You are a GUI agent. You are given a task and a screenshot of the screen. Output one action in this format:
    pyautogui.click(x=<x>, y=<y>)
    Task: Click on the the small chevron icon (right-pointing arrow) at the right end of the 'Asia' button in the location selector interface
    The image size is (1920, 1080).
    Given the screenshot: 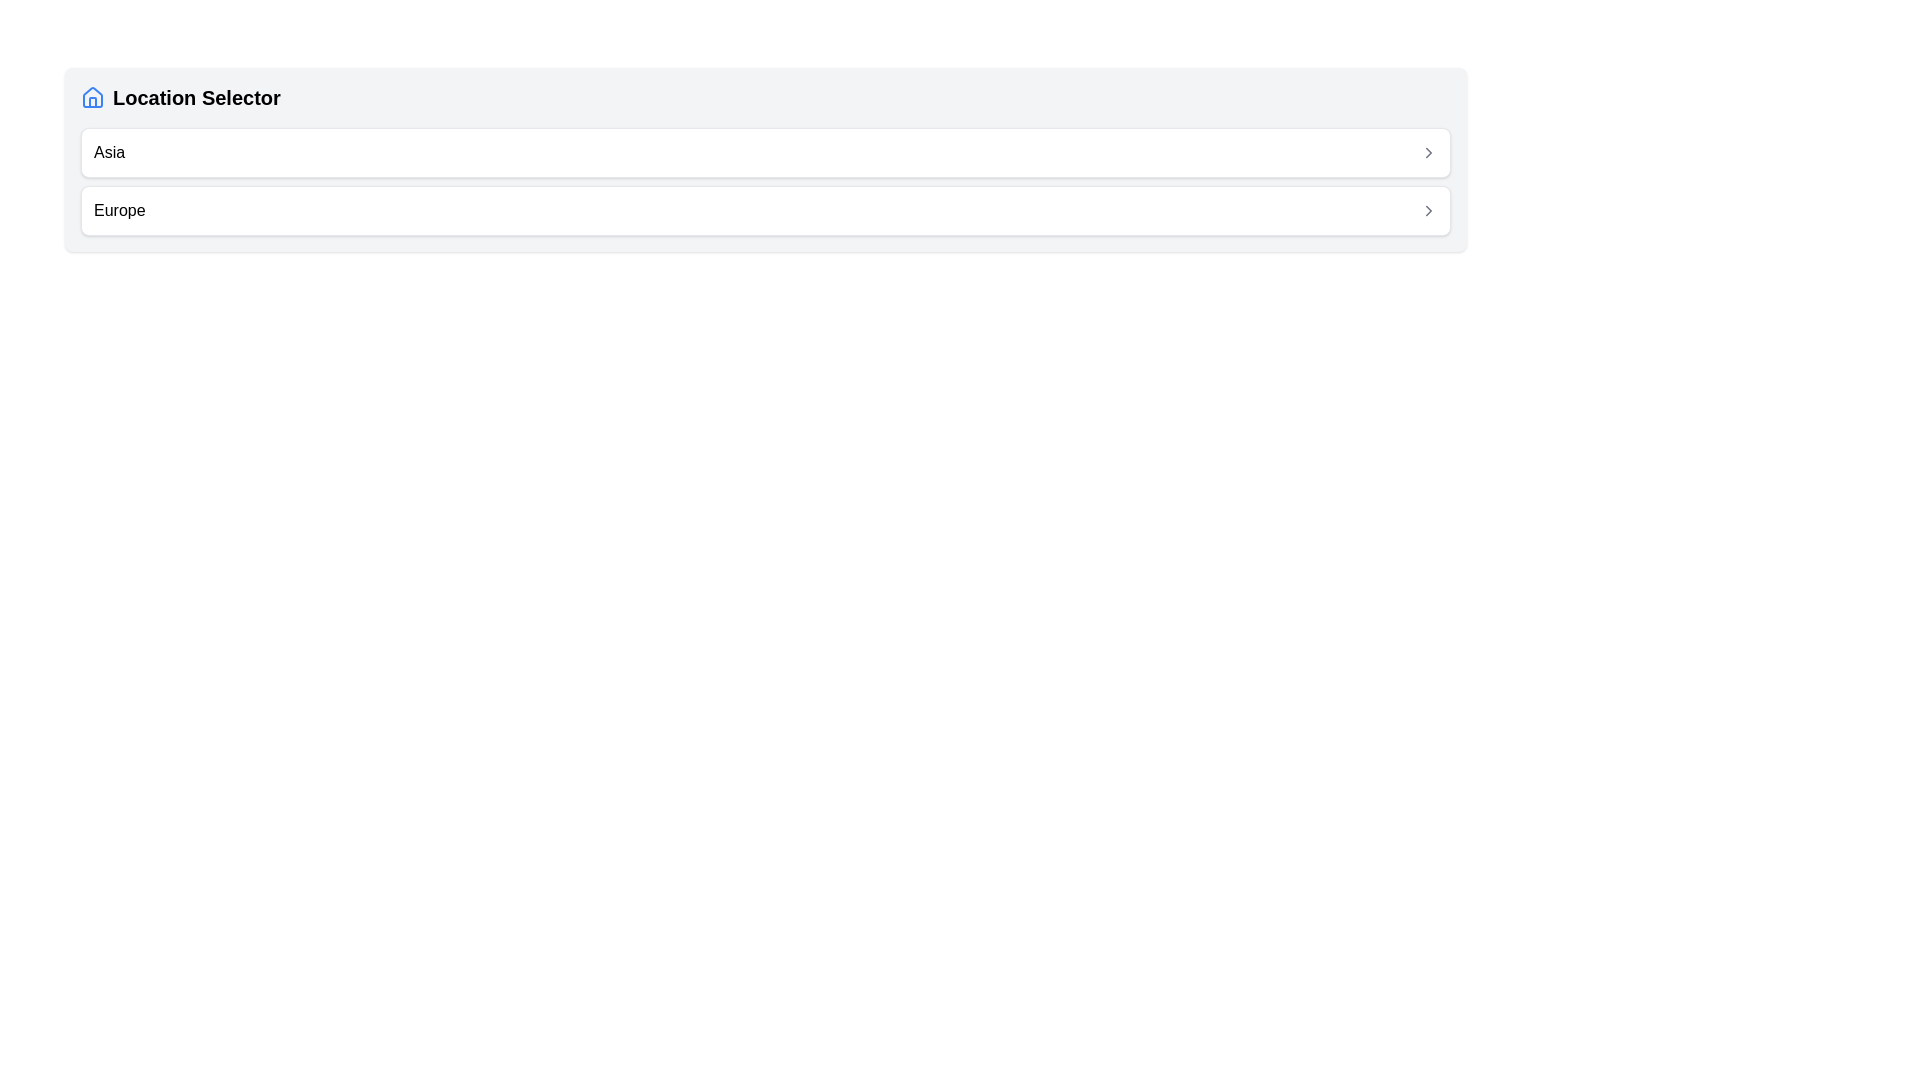 What is the action you would take?
    pyautogui.click(x=1428, y=152)
    